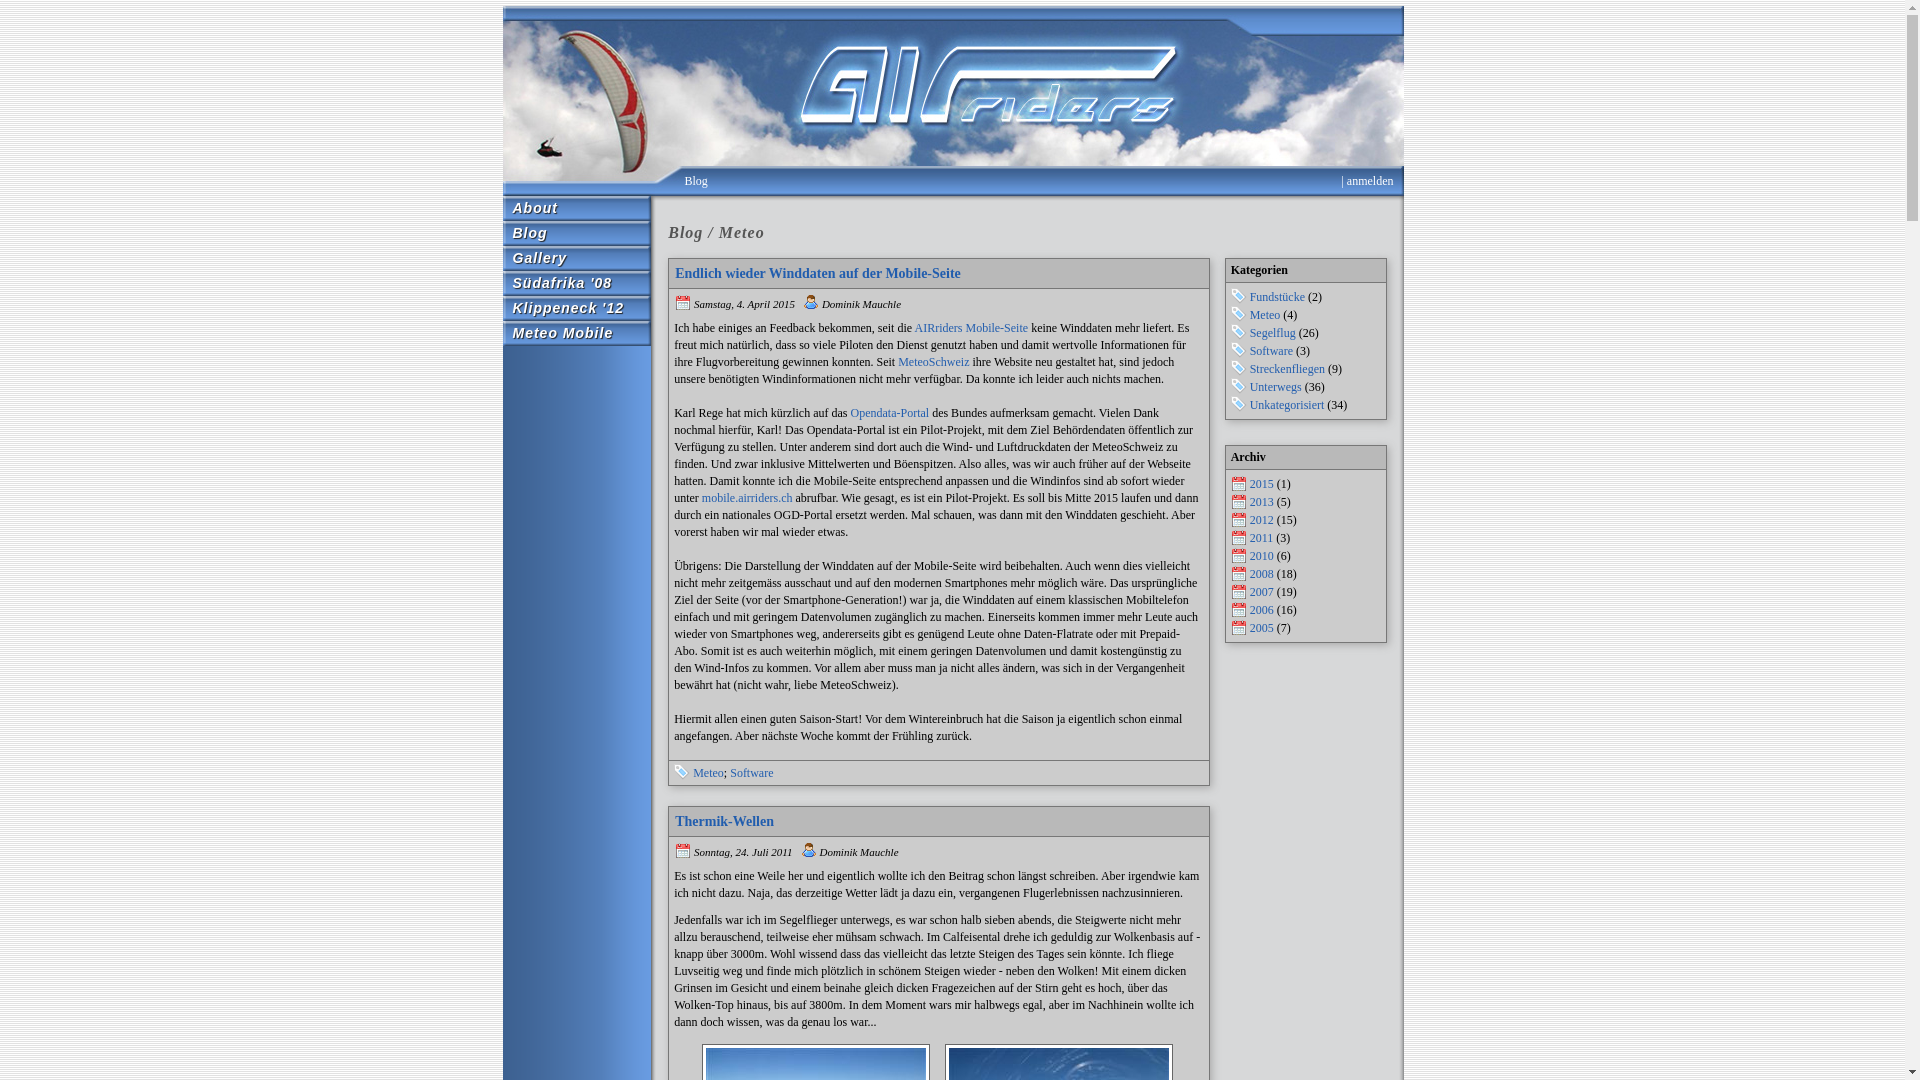 This screenshot has height=1080, width=1920. Describe the element at coordinates (1275, 386) in the screenshot. I see `'Unterwegs'` at that location.